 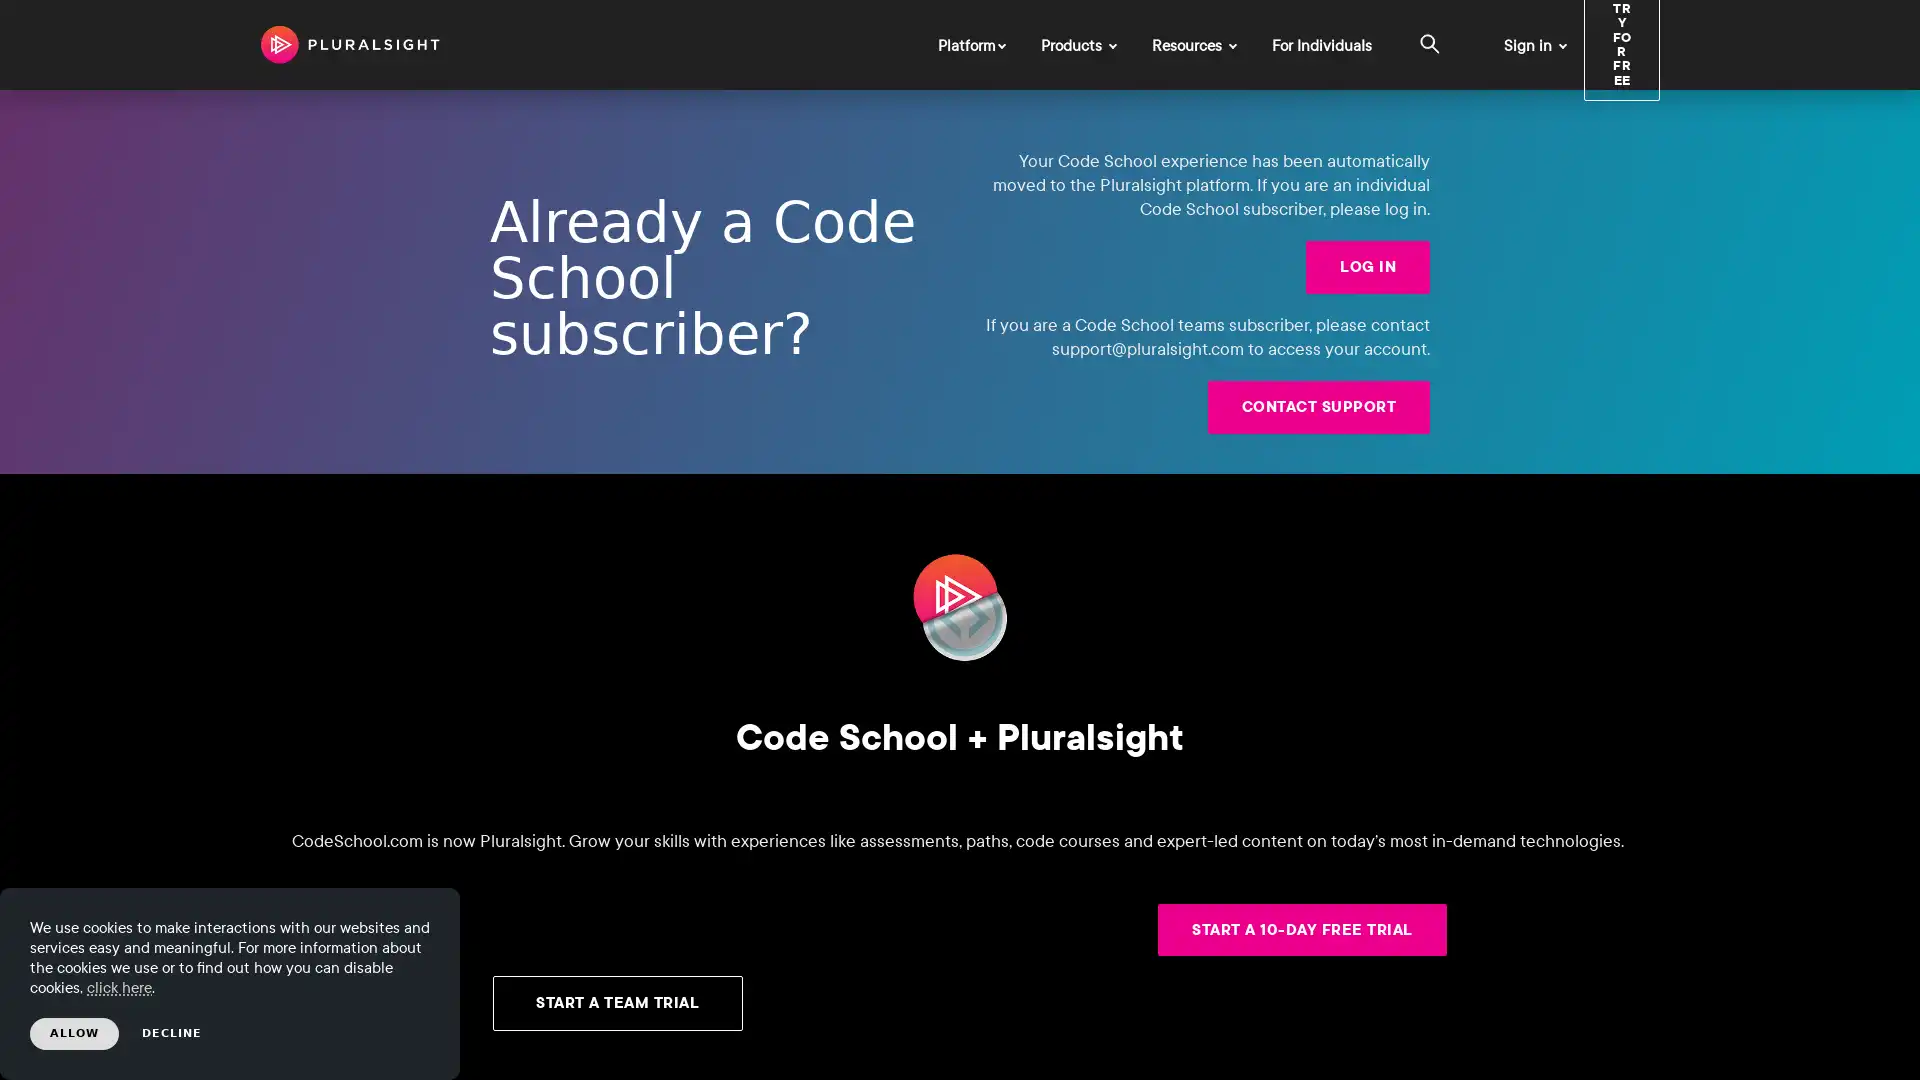 What do you see at coordinates (172, 1033) in the screenshot?
I see `DECLINE` at bounding box center [172, 1033].